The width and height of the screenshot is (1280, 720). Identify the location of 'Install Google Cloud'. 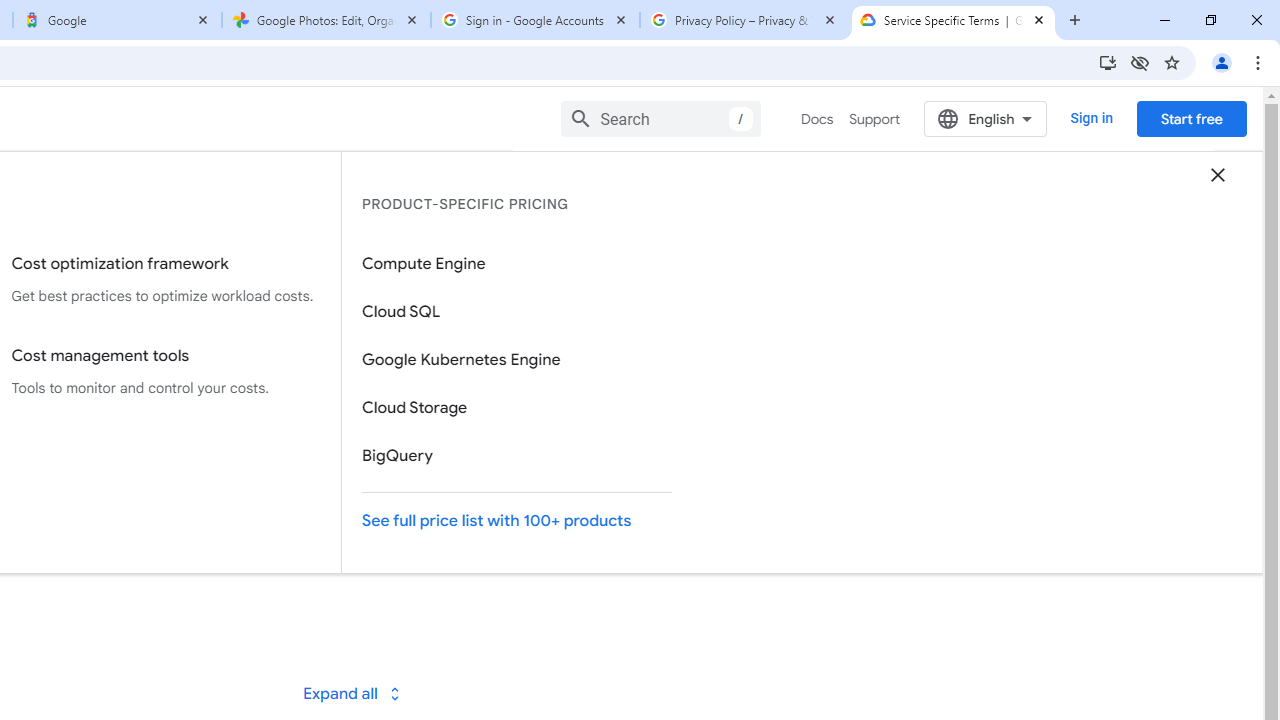
(1106, 61).